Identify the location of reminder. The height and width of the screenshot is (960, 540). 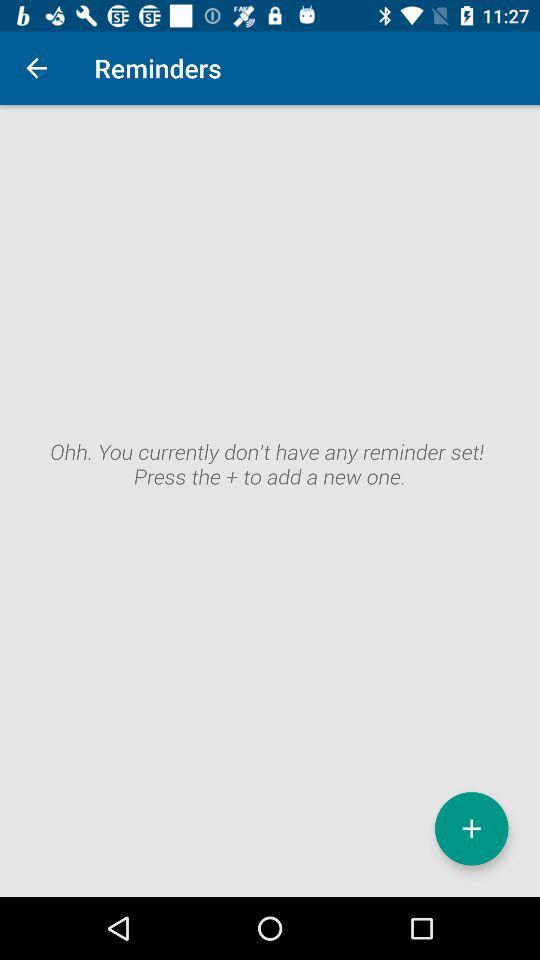
(471, 828).